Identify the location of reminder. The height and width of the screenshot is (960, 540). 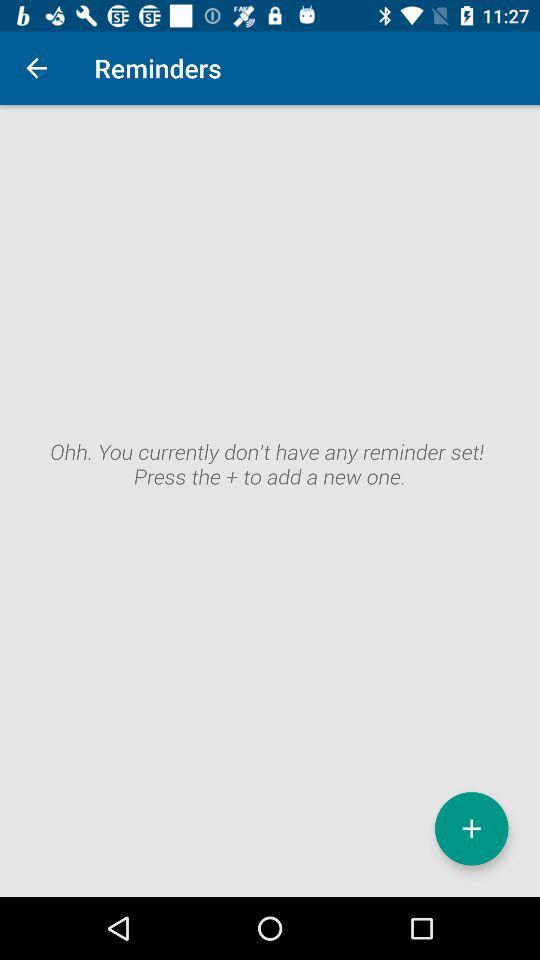
(471, 828).